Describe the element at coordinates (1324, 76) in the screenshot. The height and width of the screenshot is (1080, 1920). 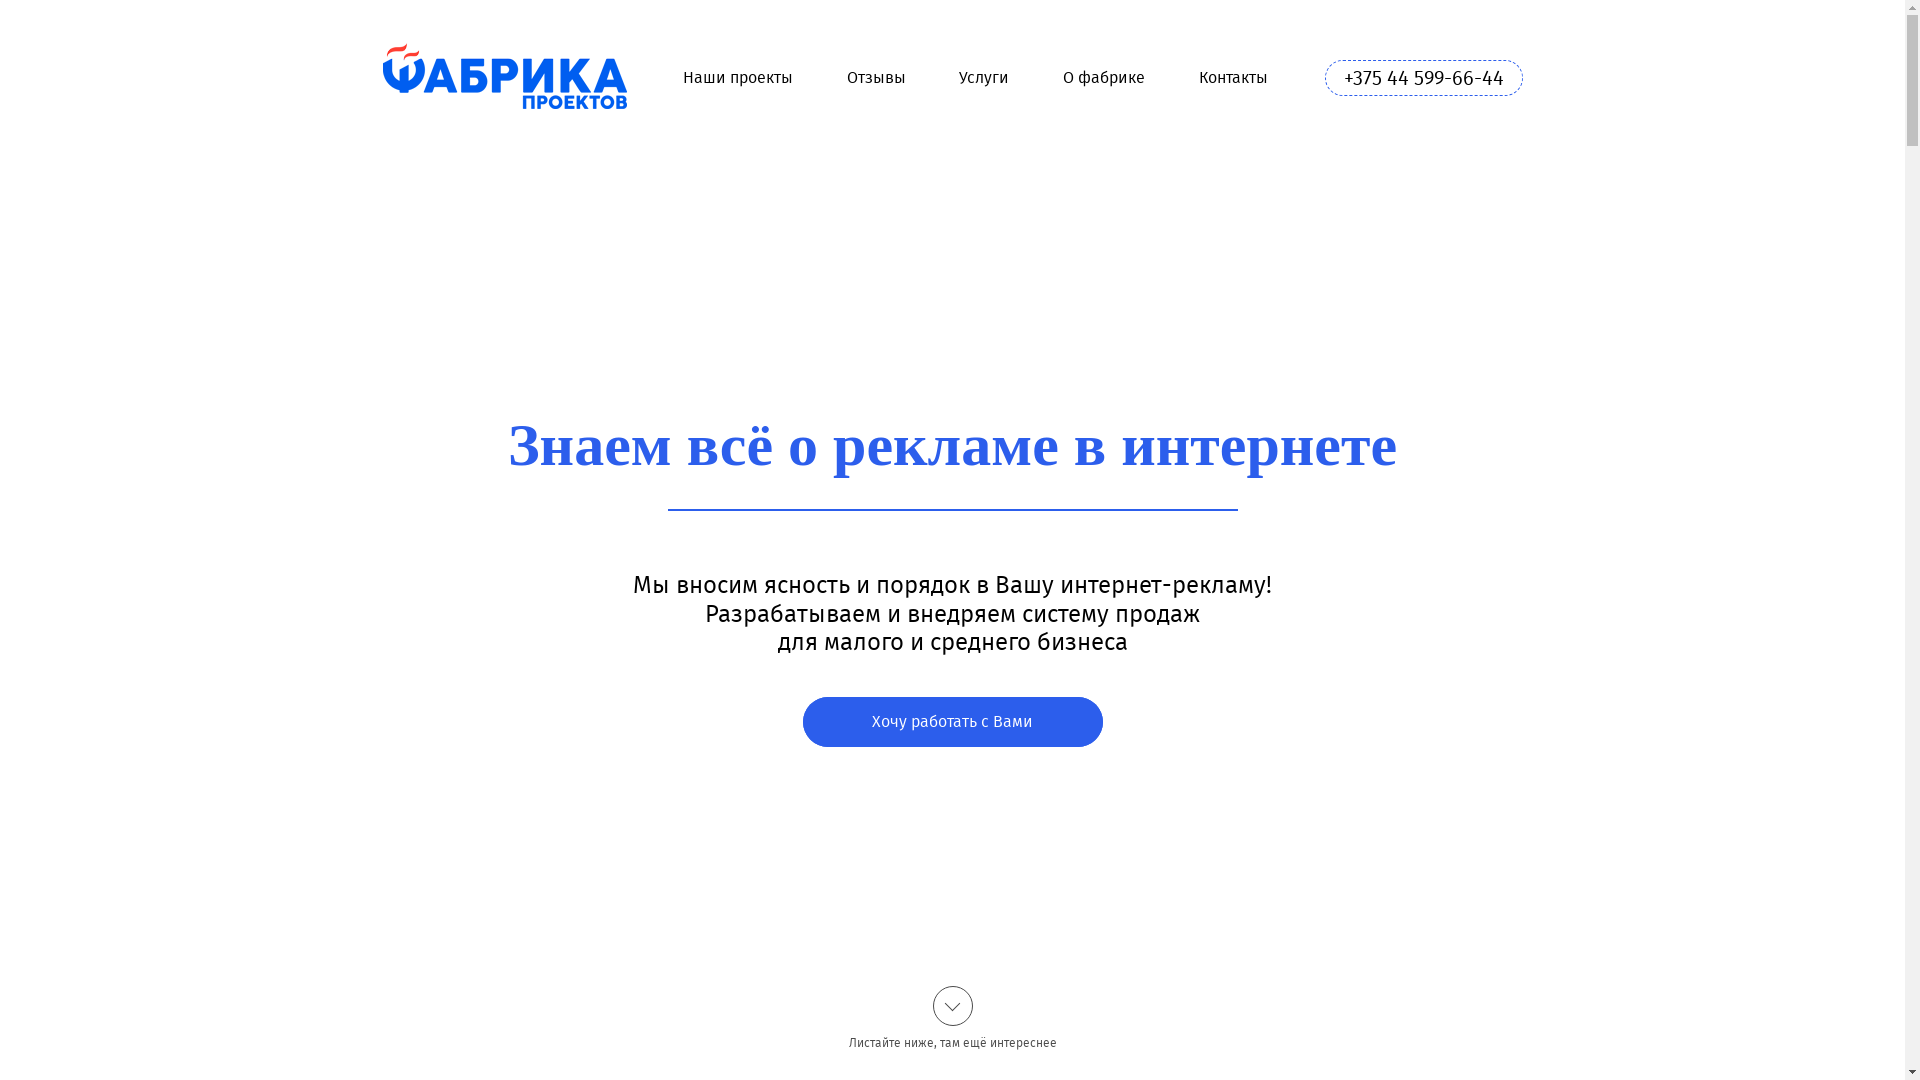
I see `'+375 44 599-66-44'` at that location.